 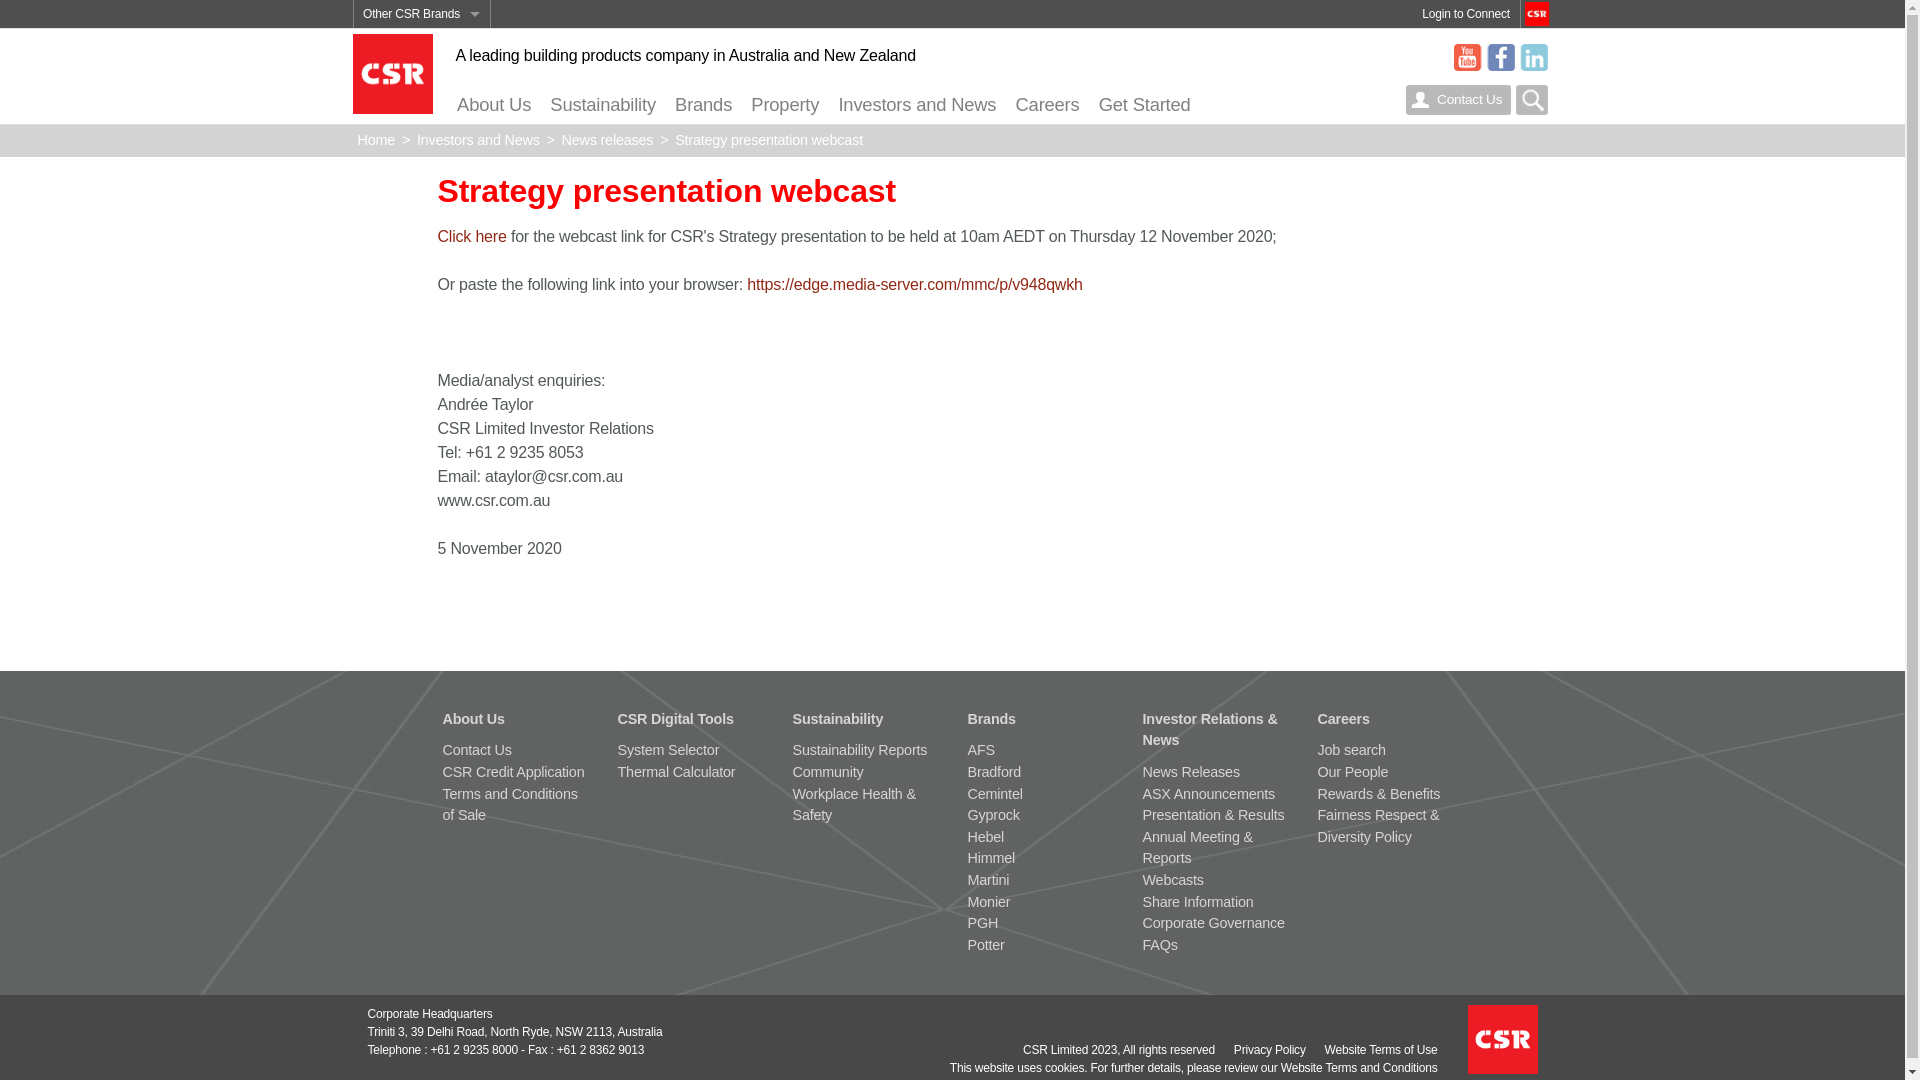 What do you see at coordinates (992, 856) in the screenshot?
I see `'Himmel'` at bounding box center [992, 856].